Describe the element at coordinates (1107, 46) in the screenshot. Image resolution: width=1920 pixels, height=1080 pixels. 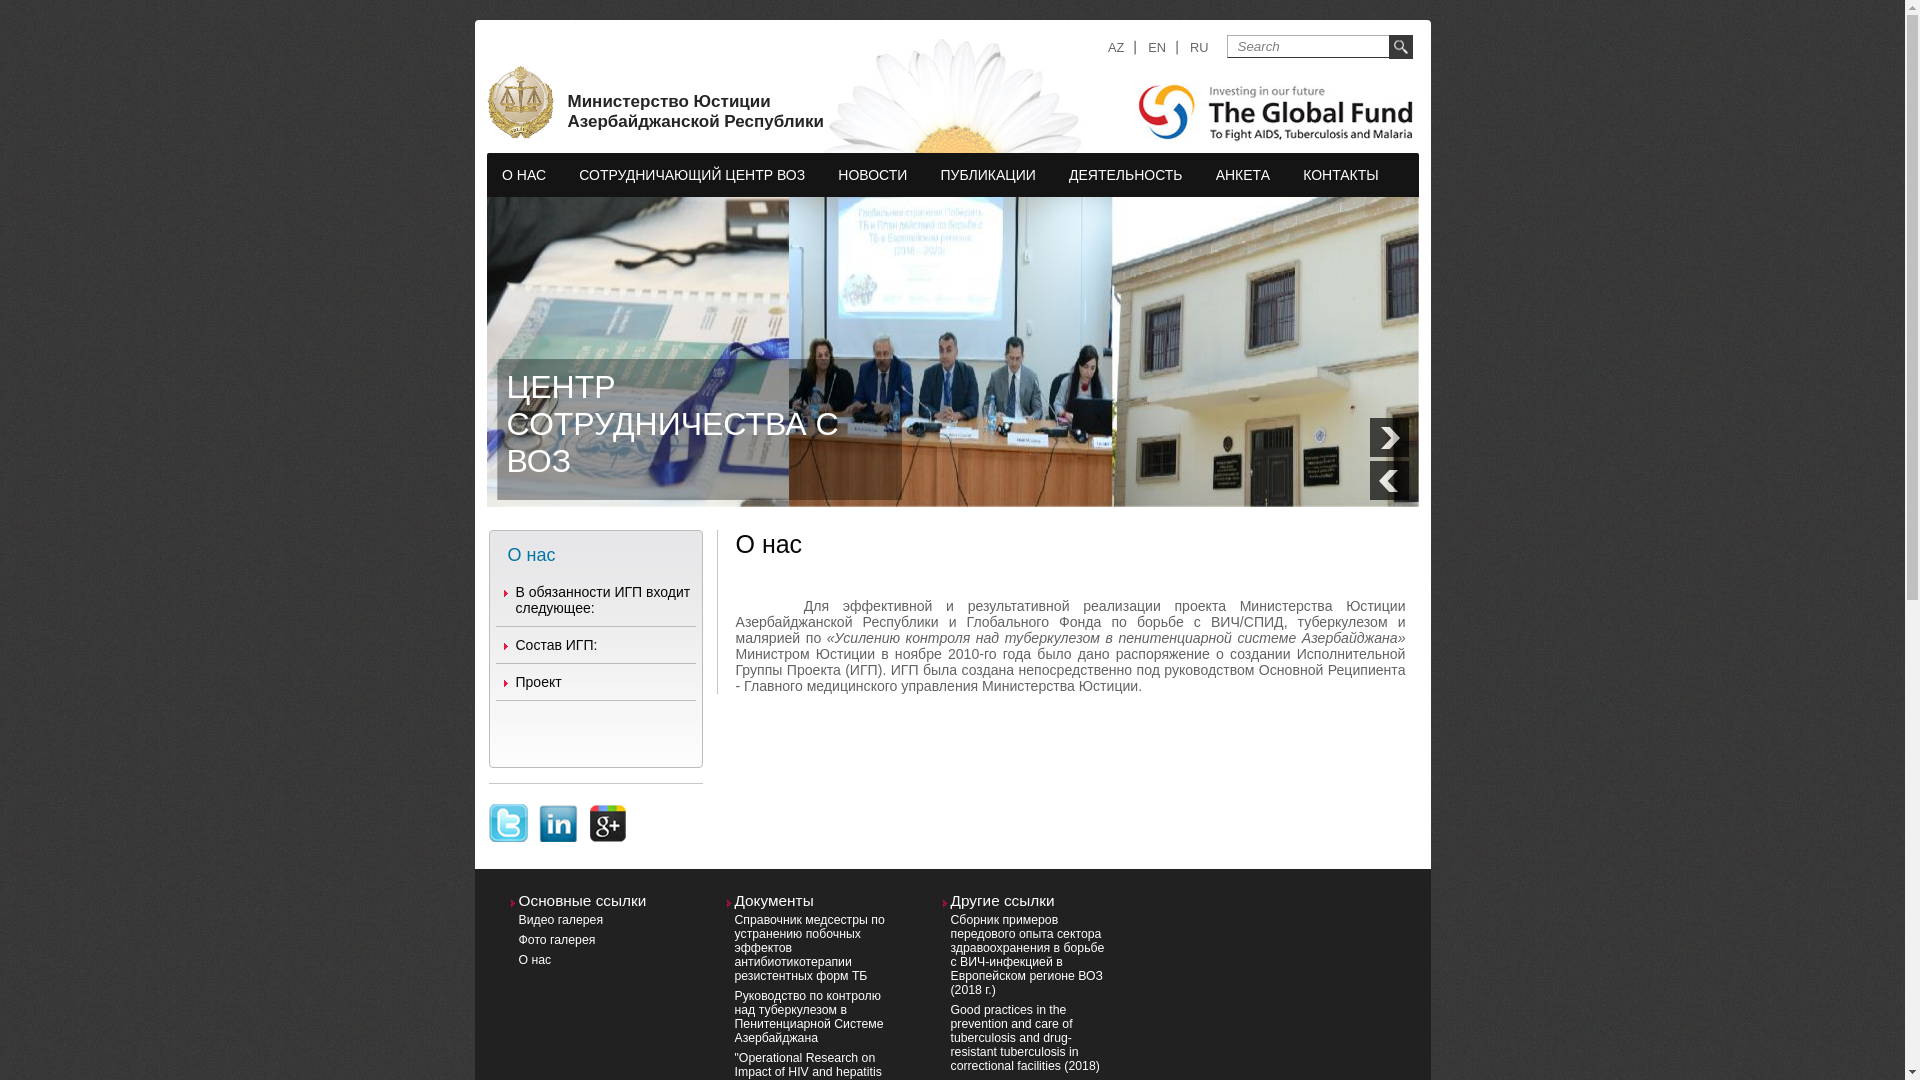
I see `'AZ'` at that location.